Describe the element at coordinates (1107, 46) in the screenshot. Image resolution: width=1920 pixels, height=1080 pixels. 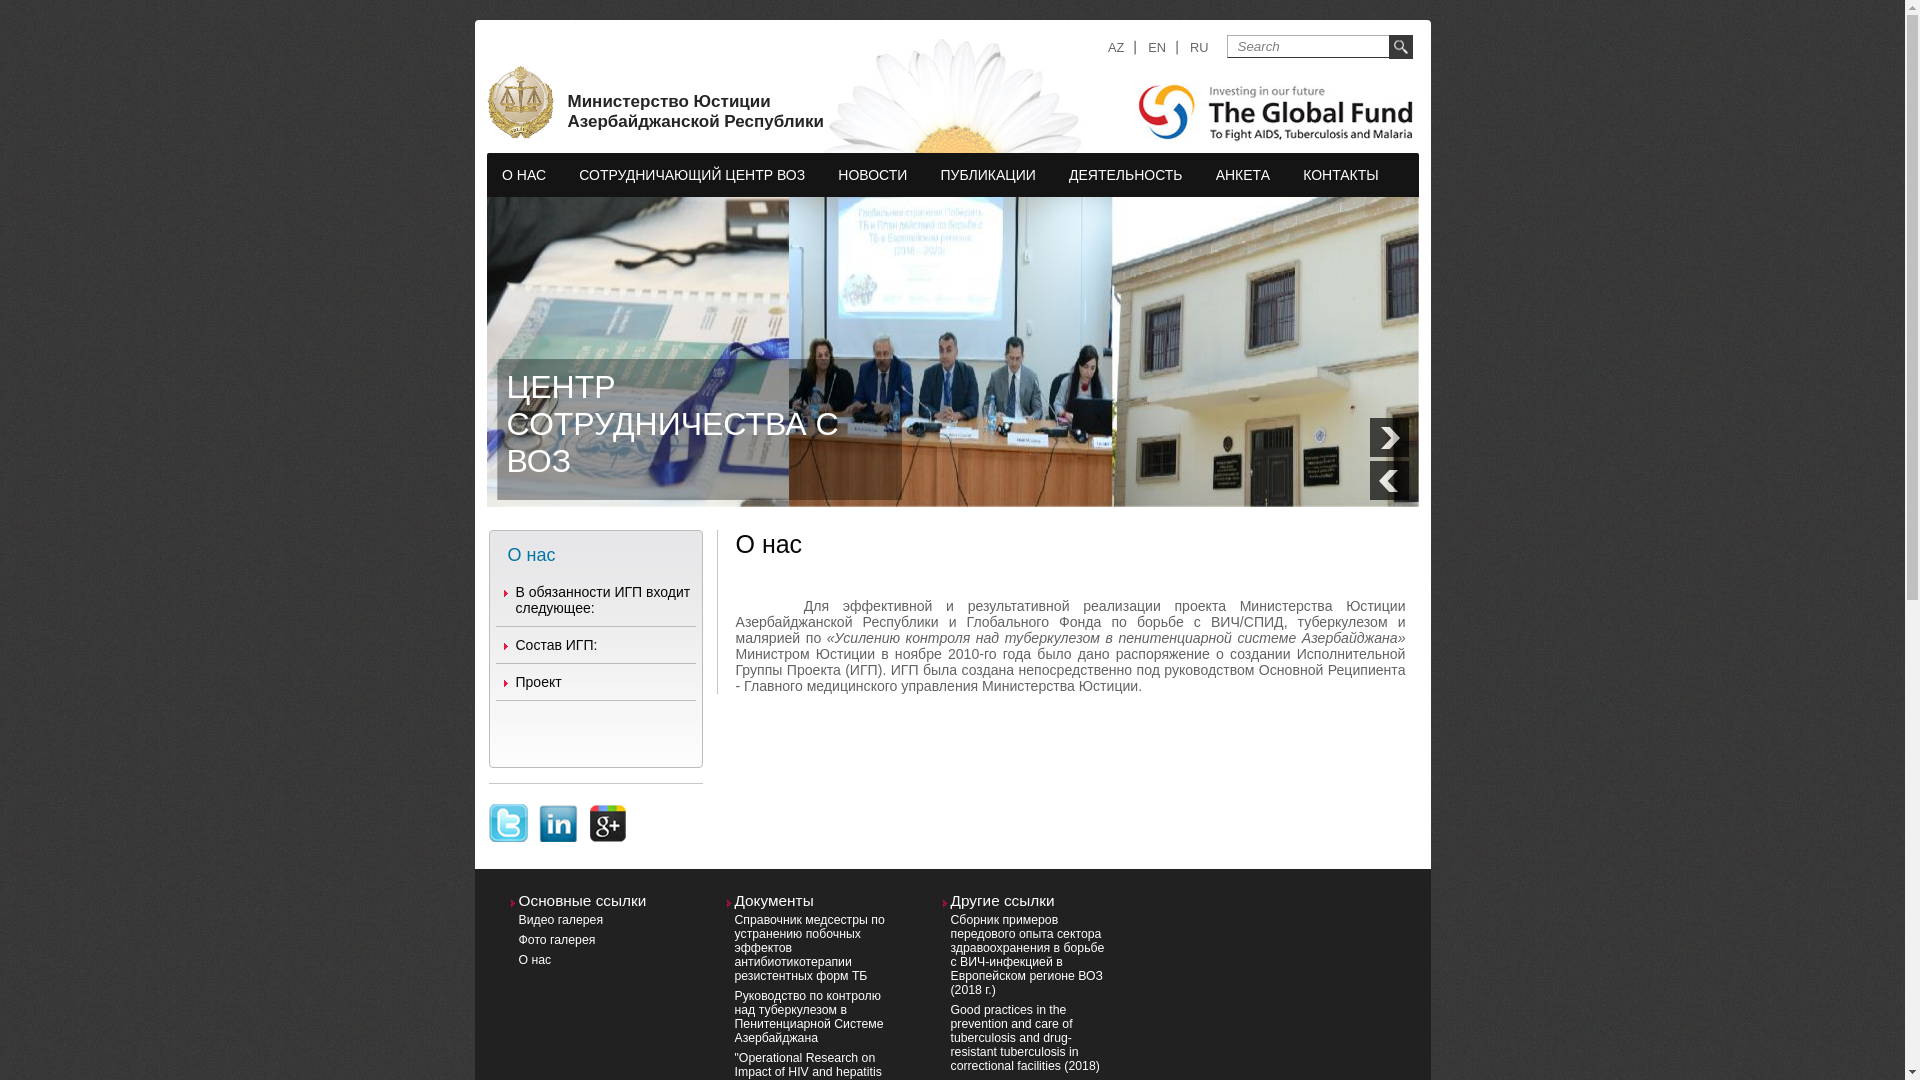
I see `'AZ'` at that location.